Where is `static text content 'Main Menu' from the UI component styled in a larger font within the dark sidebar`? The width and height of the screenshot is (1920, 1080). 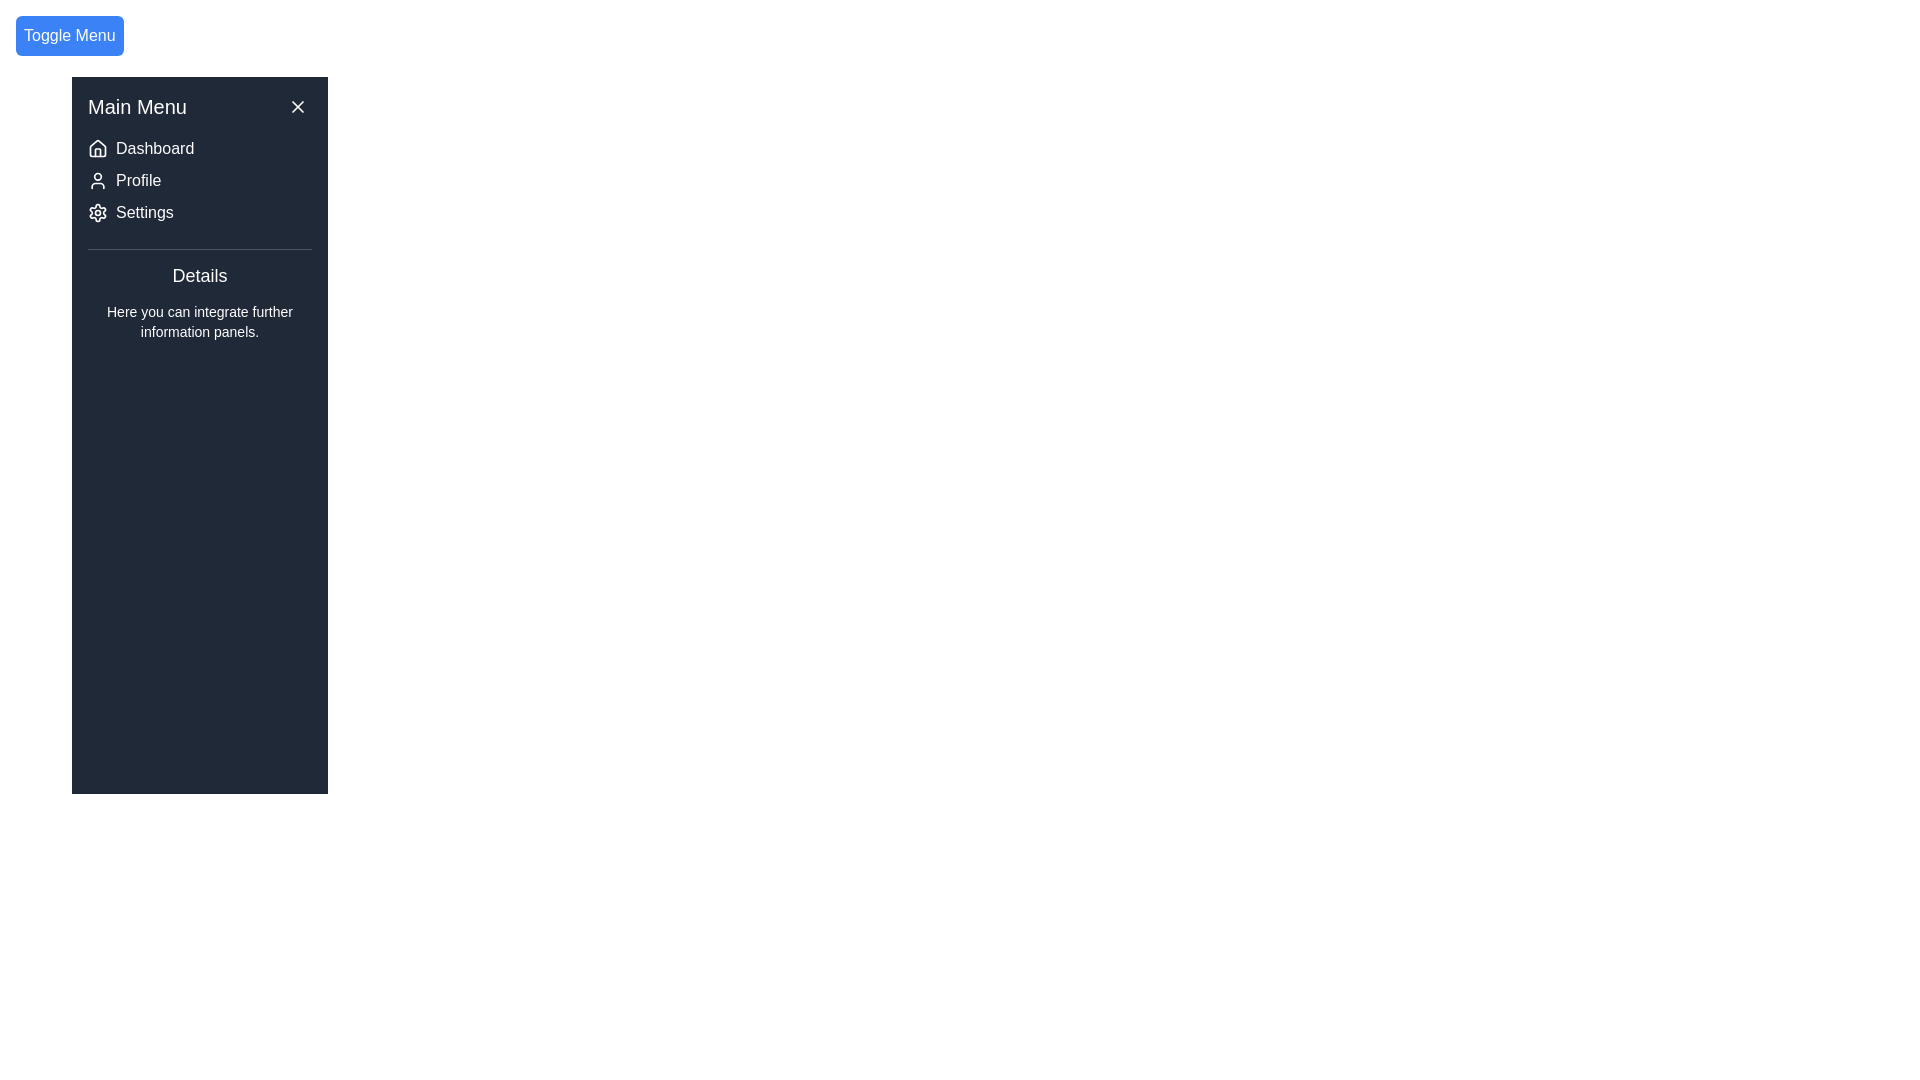
static text content 'Main Menu' from the UI component styled in a larger font within the dark sidebar is located at coordinates (136, 107).